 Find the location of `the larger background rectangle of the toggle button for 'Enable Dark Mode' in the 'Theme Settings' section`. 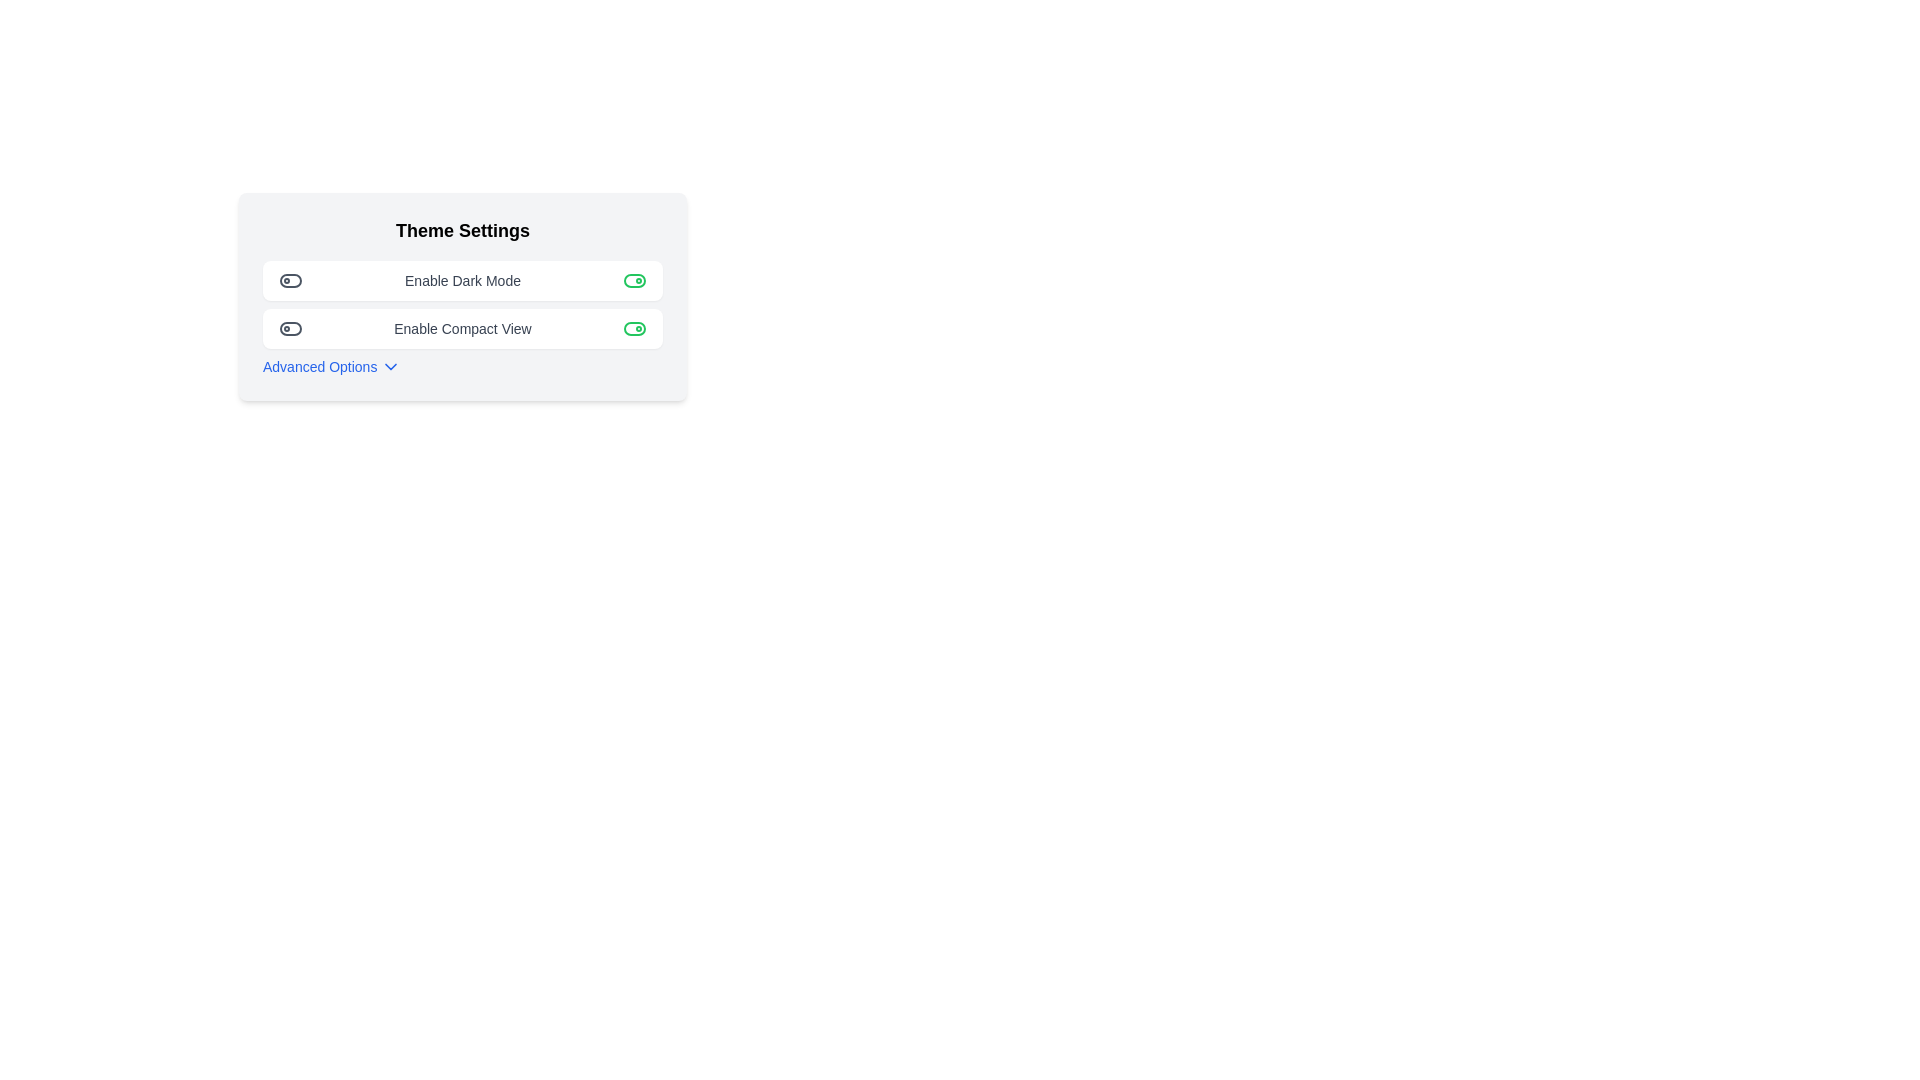

the larger background rectangle of the toggle button for 'Enable Dark Mode' in the 'Theme Settings' section is located at coordinates (633, 281).